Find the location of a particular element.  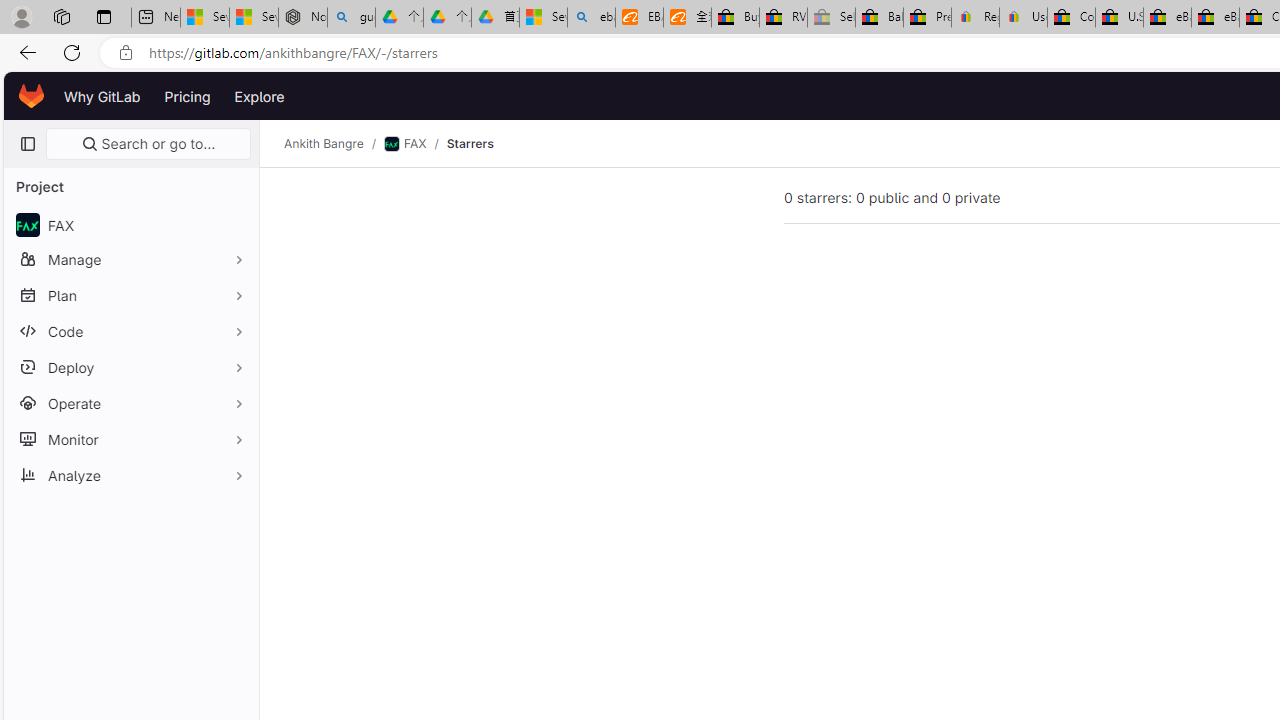

'Why GitLab' is located at coordinates (101, 96).